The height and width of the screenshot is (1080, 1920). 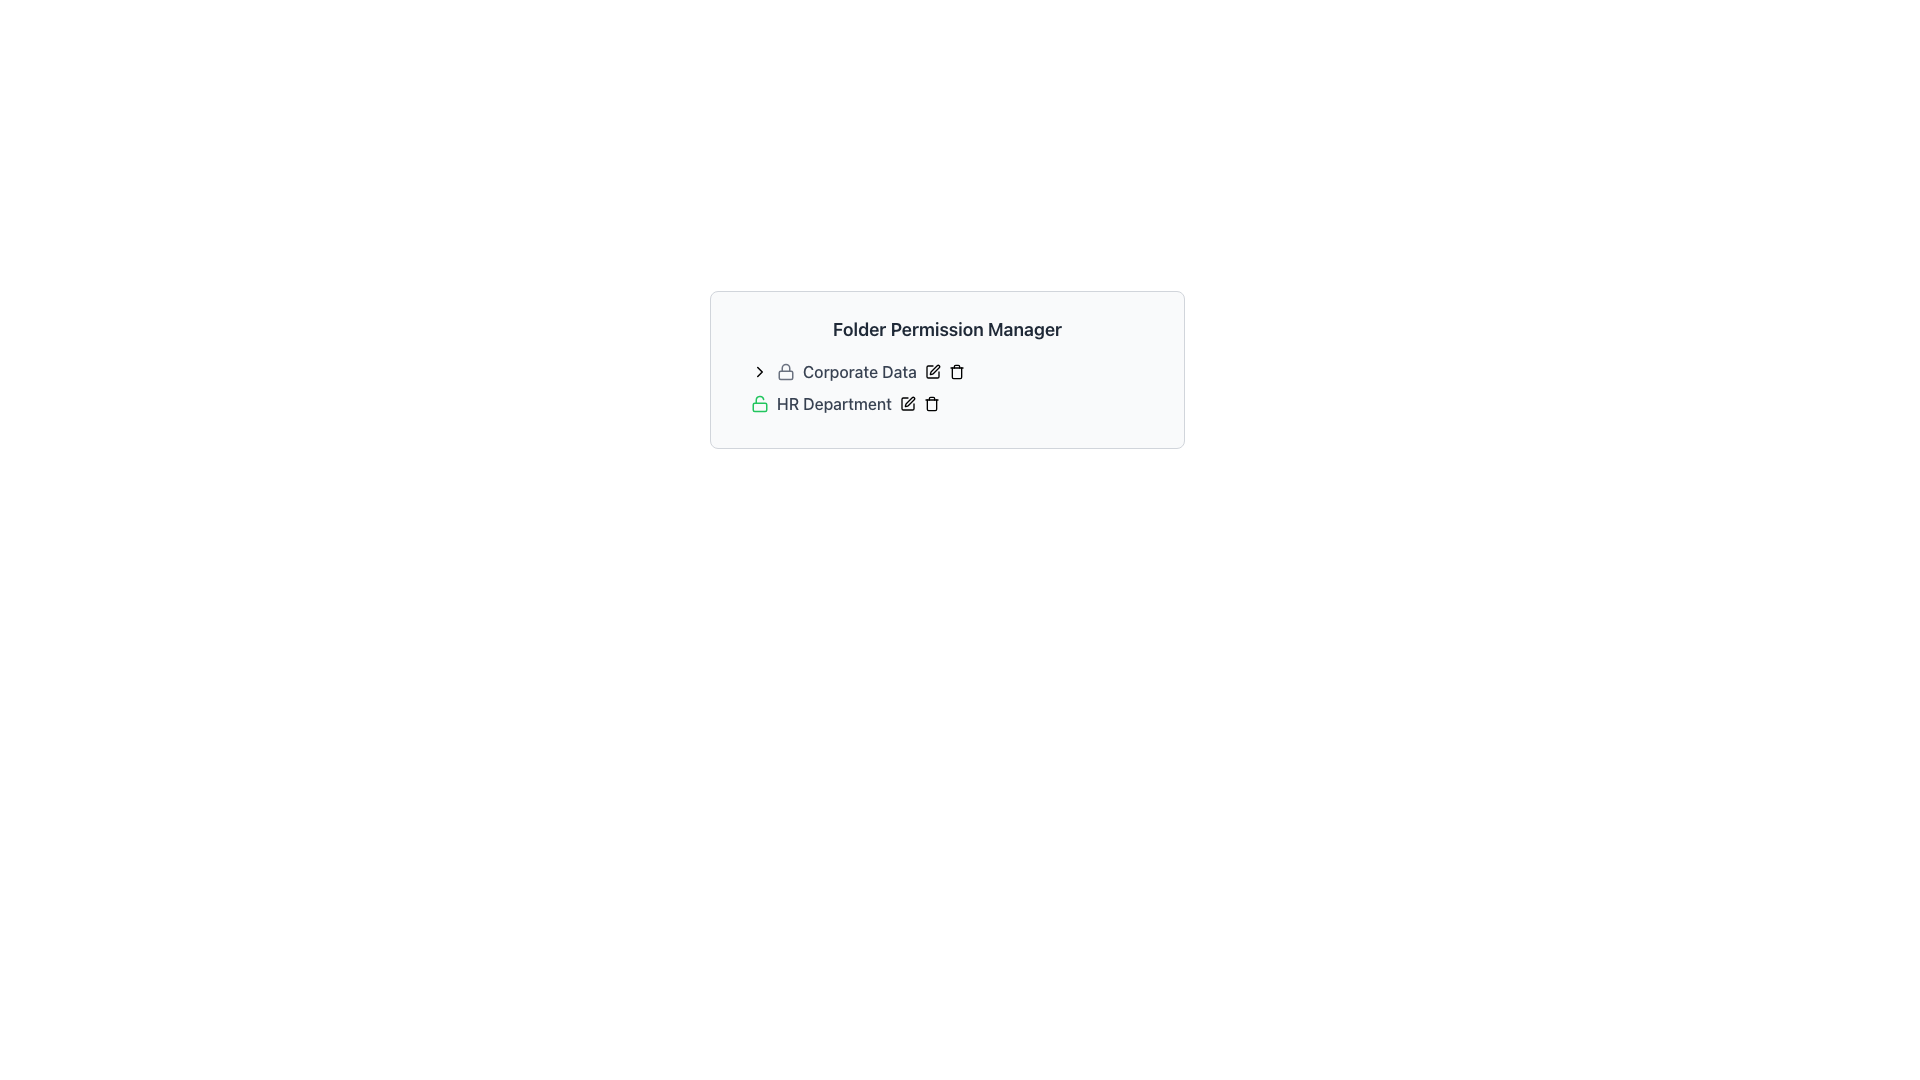 I want to click on the 'Delete' icon in the 'Folder Permission Manager' for the 'HR Department' located in the second row, which is the last icon following the editing pencil icon, so click(x=930, y=405).